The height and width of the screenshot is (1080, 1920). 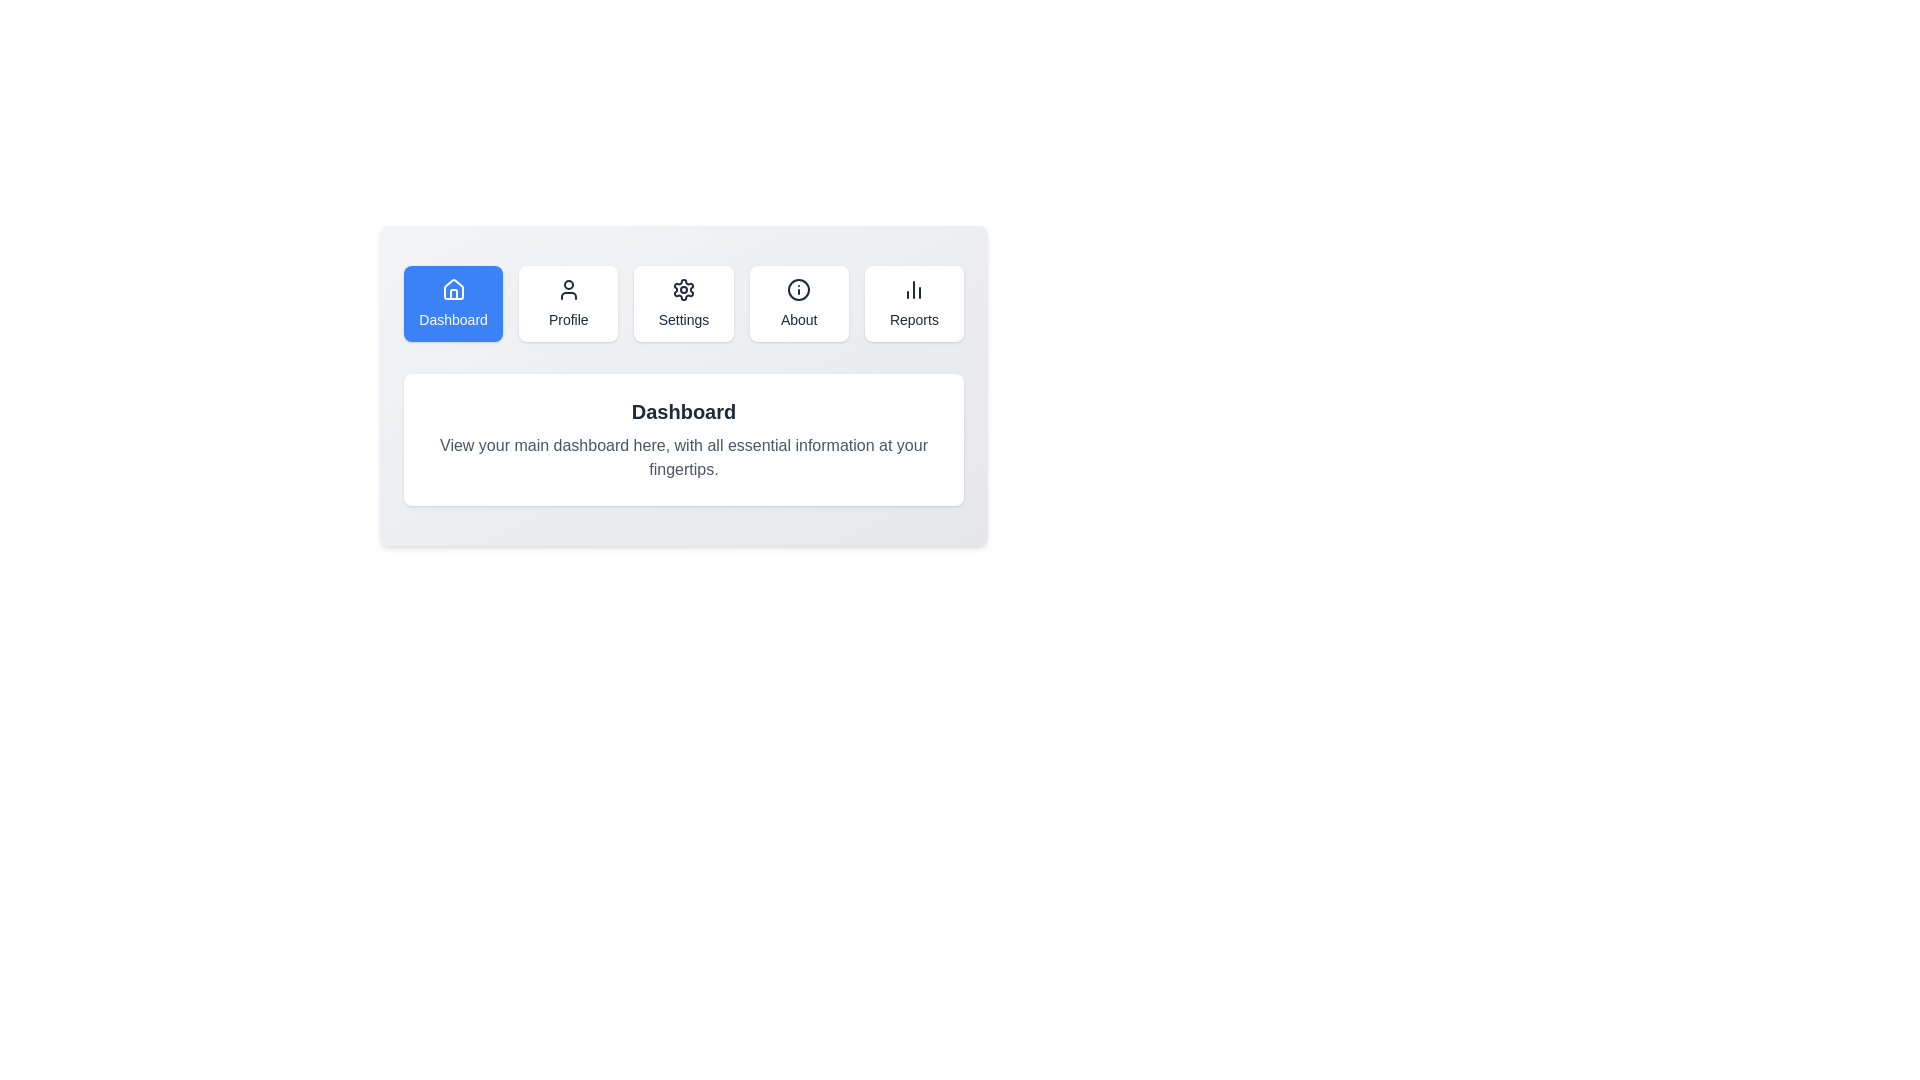 What do you see at coordinates (567, 289) in the screenshot?
I see `the icon of the Profile tab to examine its visual details` at bounding box center [567, 289].